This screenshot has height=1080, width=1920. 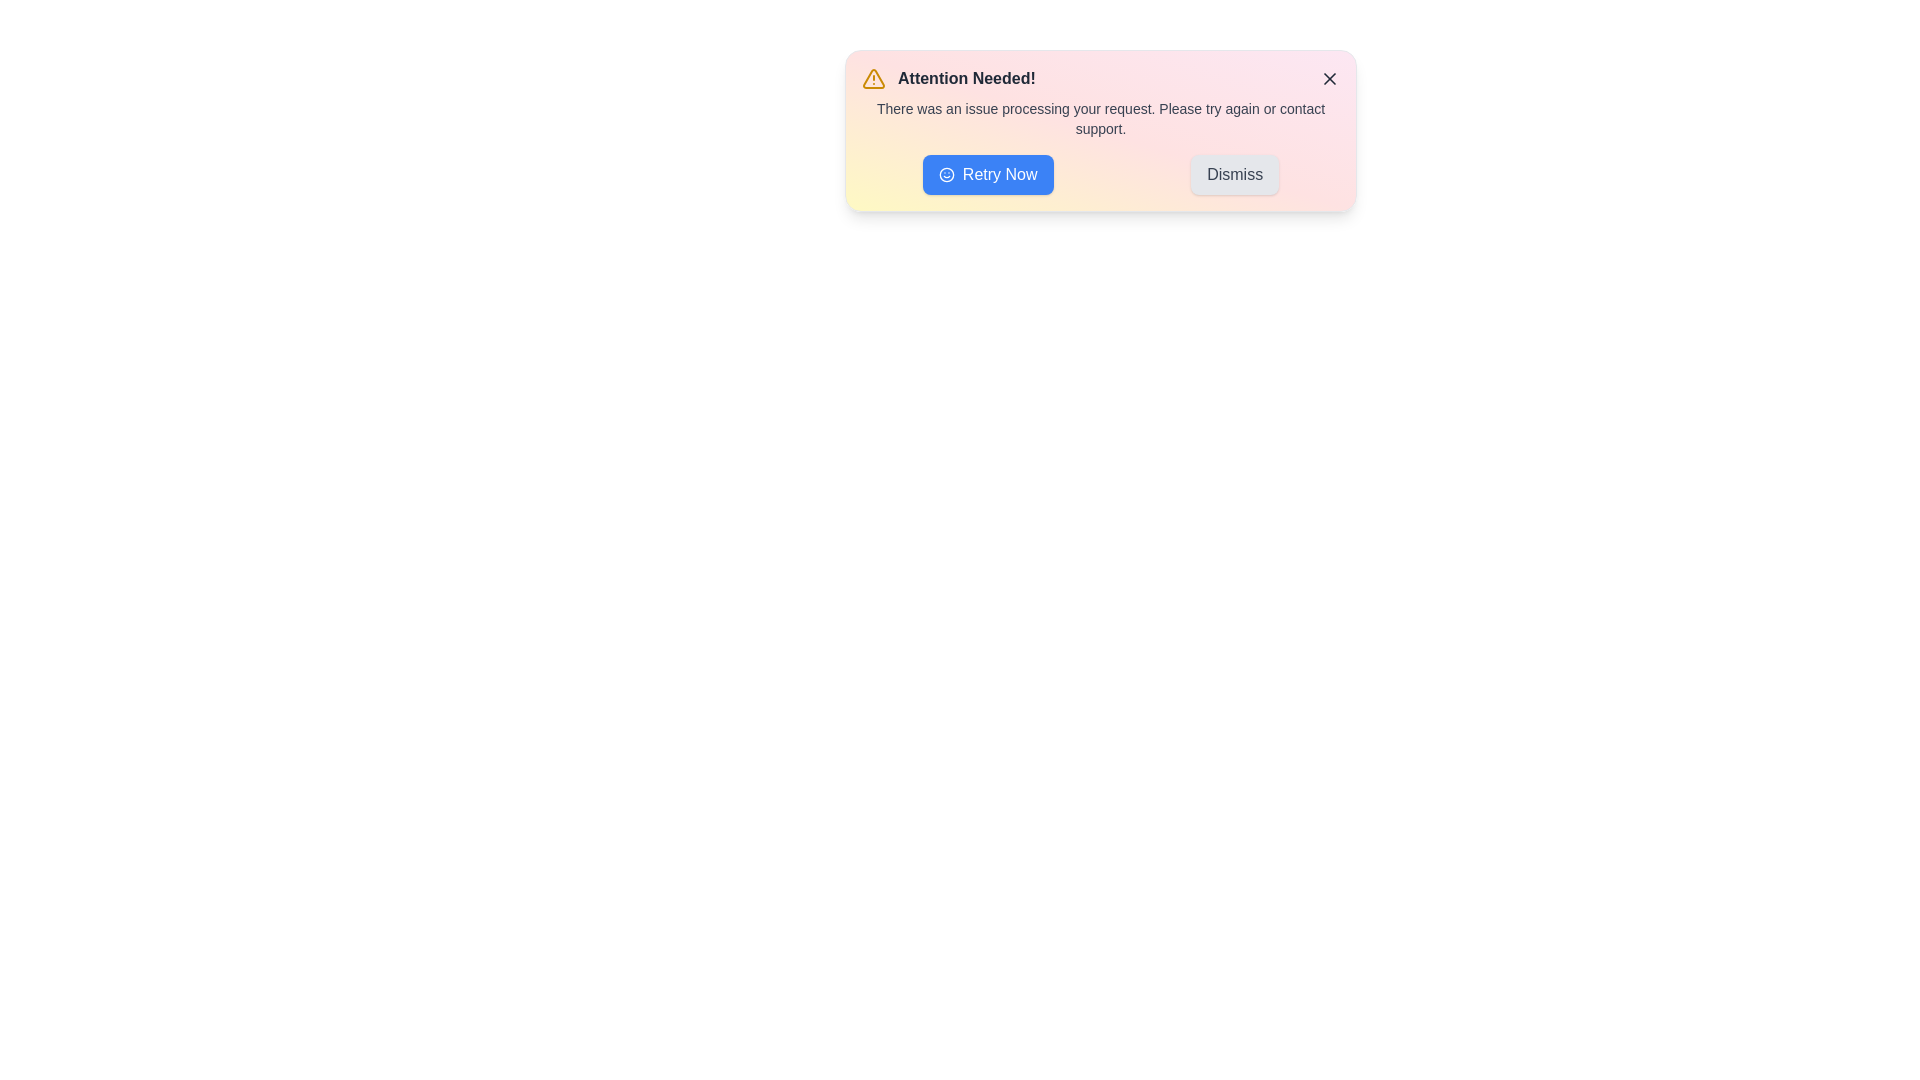 I want to click on the 'Retry Now' button to retry the operation, so click(x=988, y=173).